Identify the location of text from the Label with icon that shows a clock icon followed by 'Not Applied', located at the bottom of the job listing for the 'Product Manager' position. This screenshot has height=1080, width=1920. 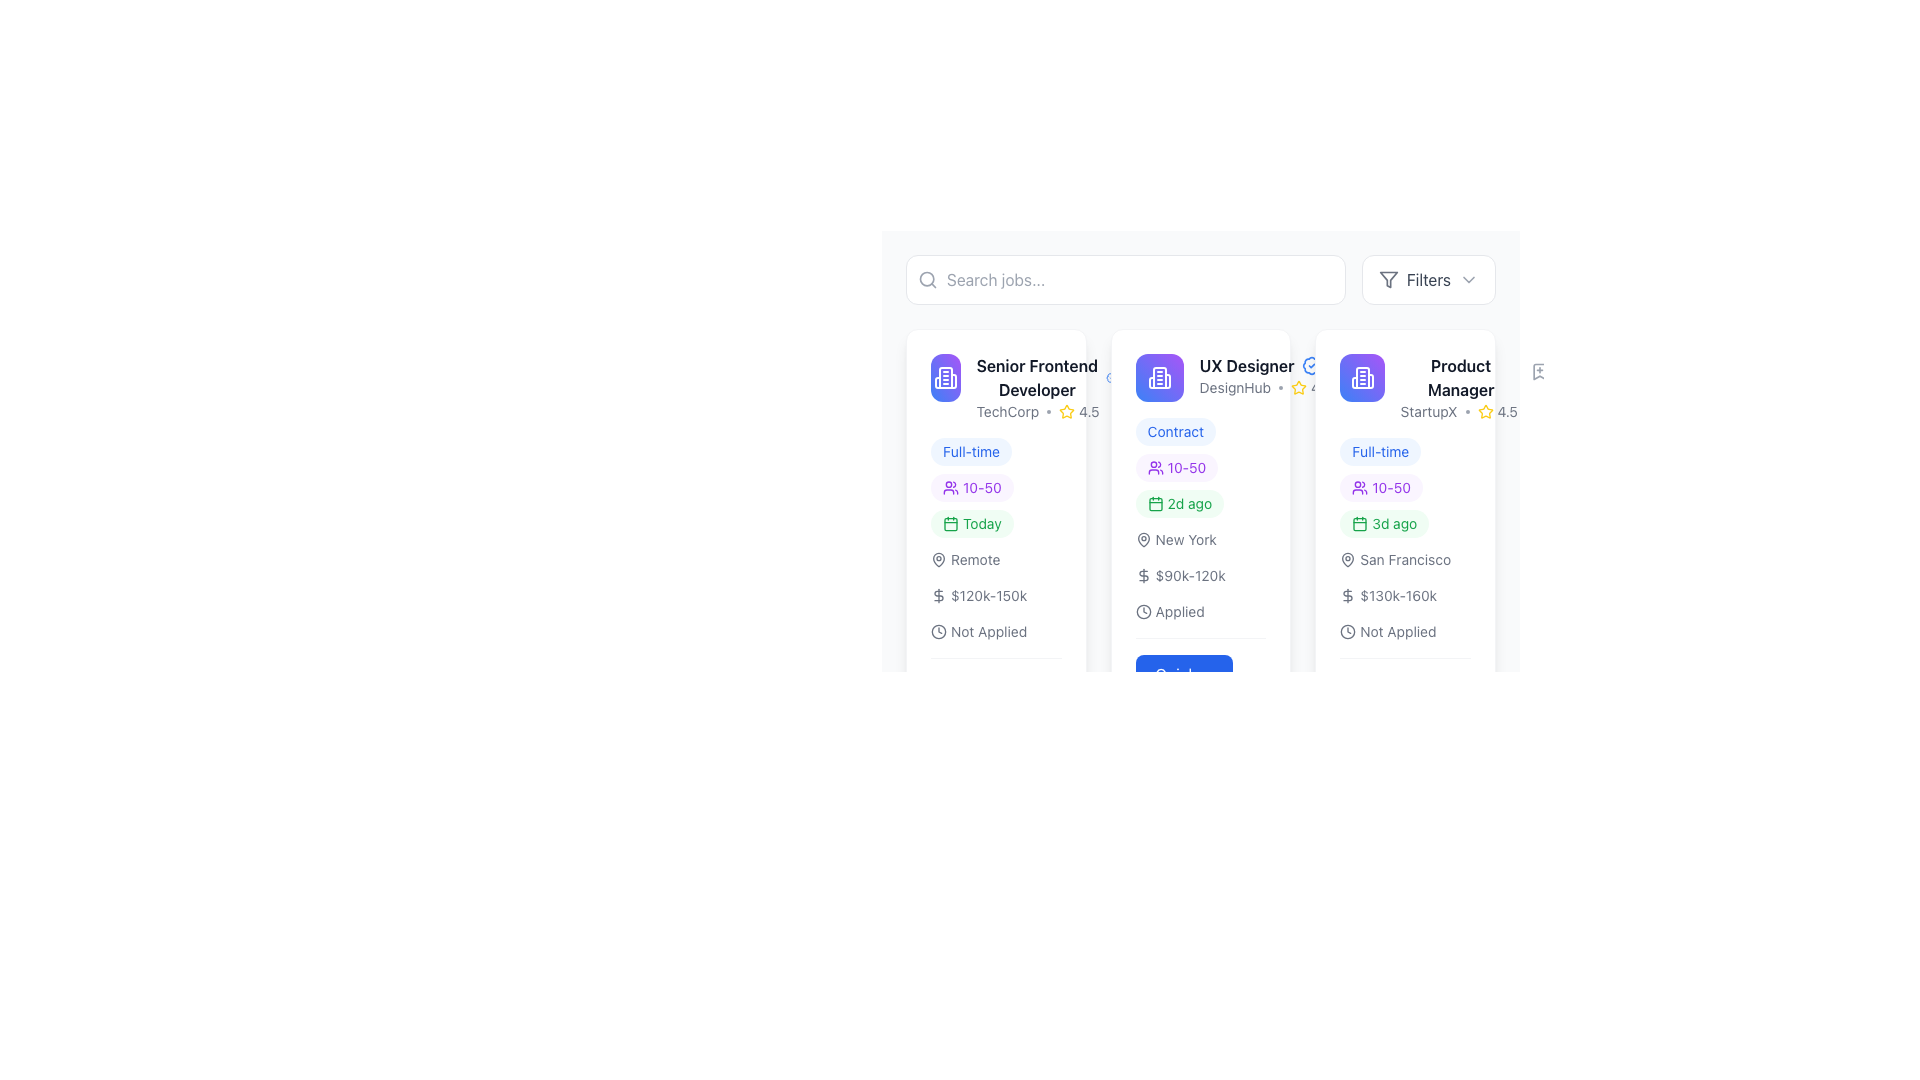
(1387, 632).